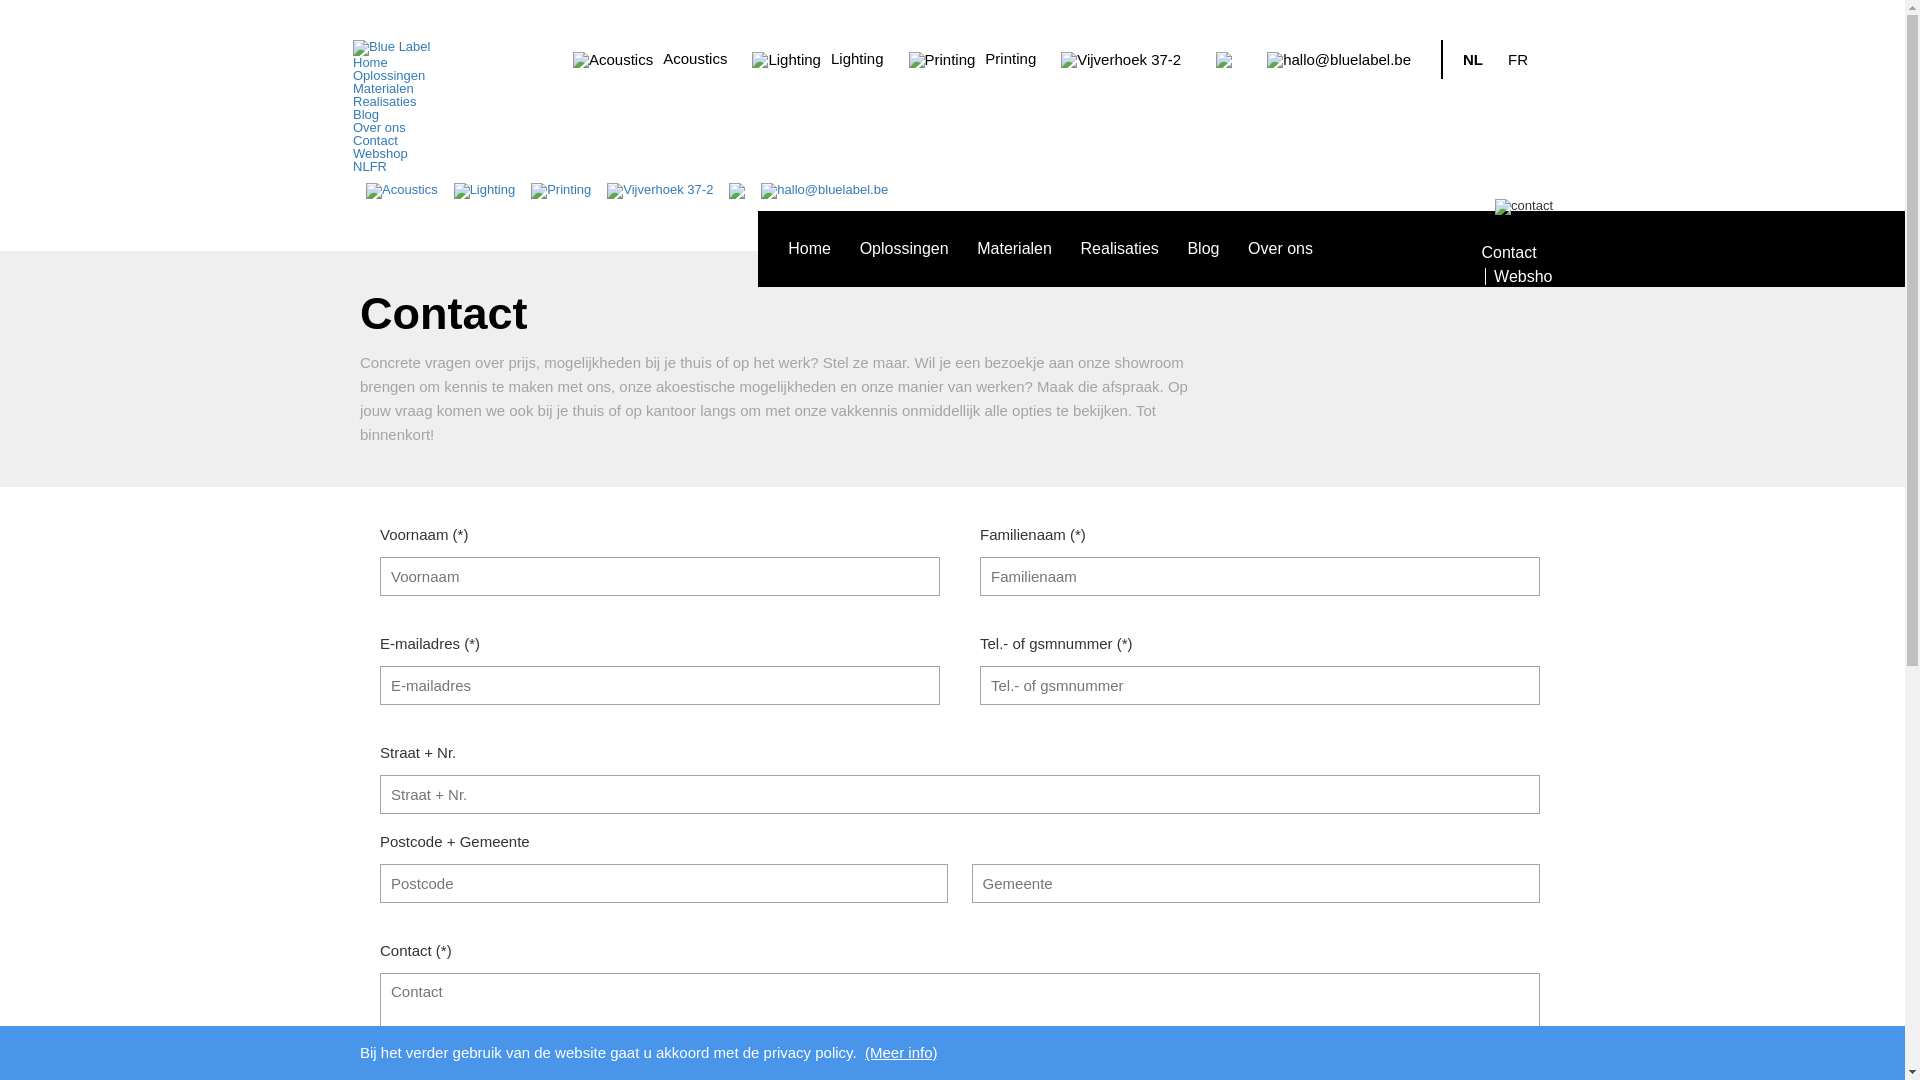 Image resolution: width=1920 pixels, height=1080 pixels. I want to click on 'FR', so click(1517, 58).